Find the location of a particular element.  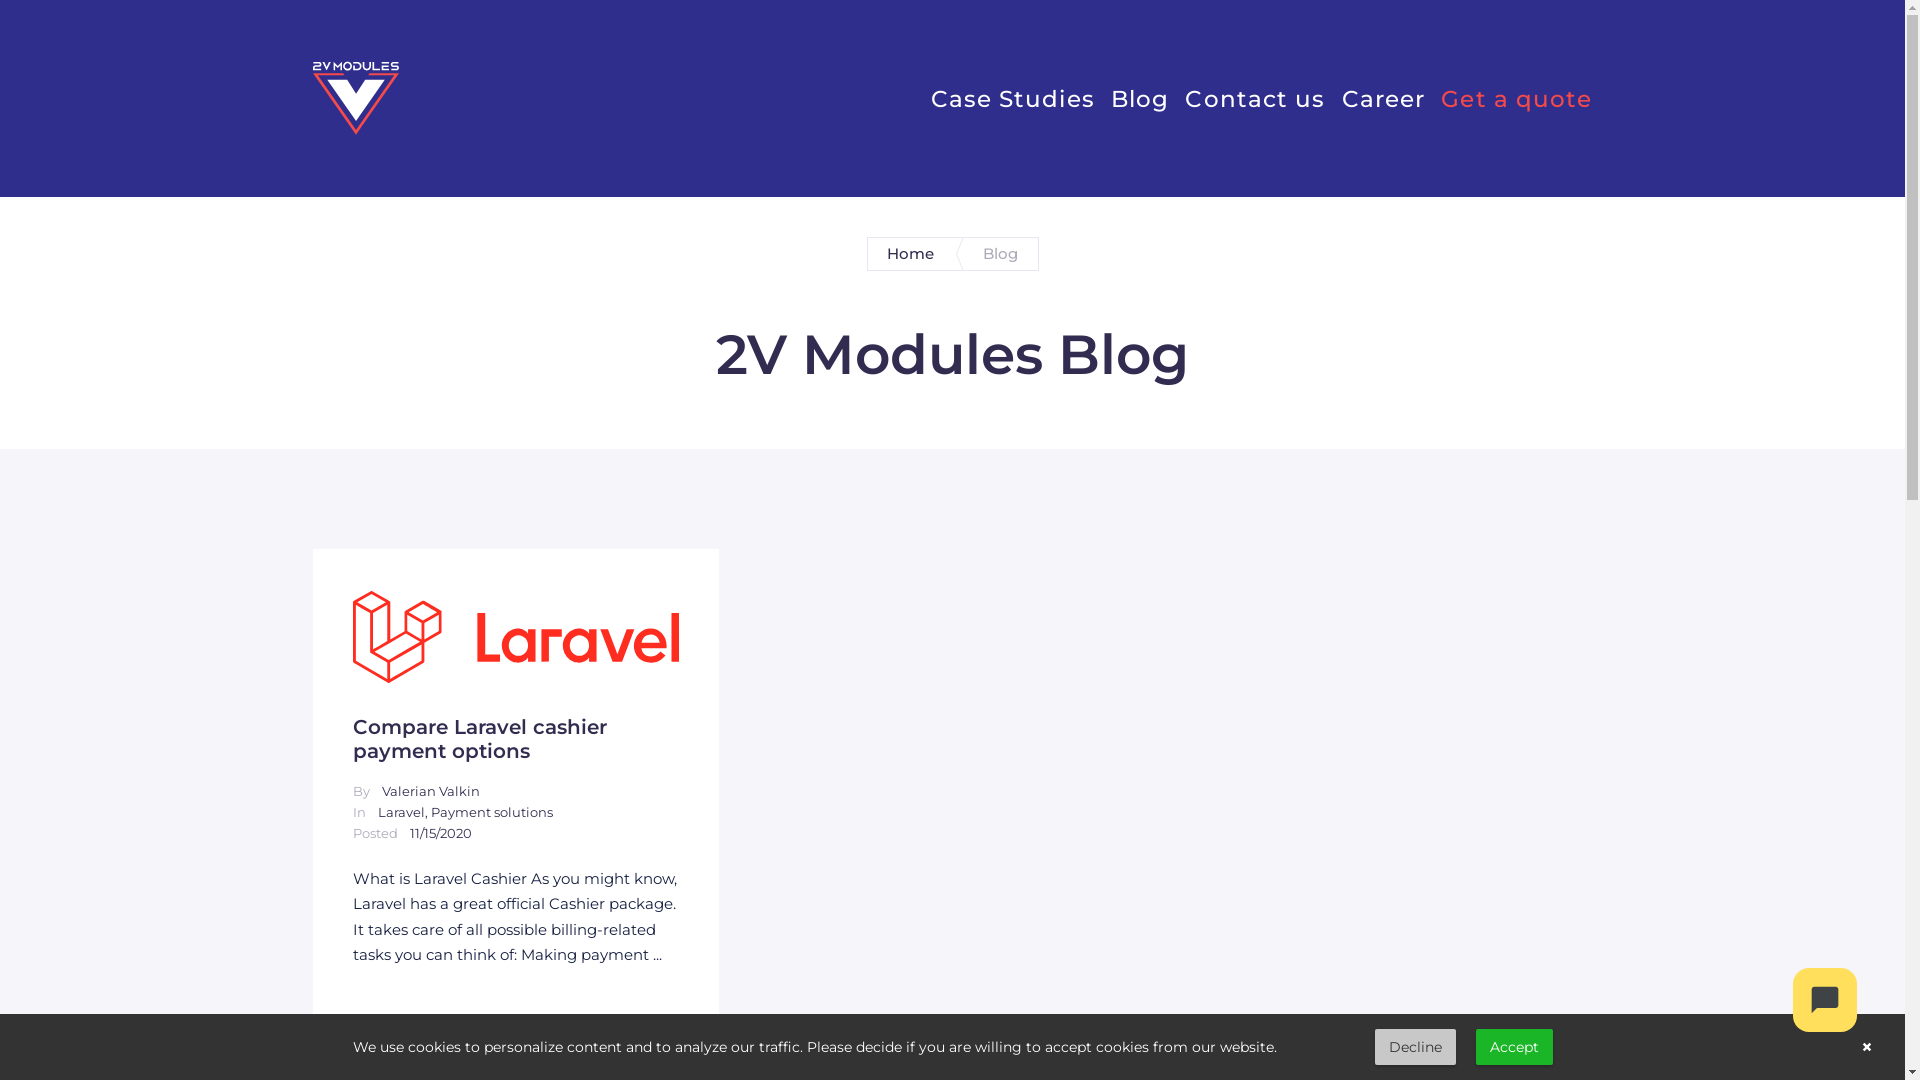

'Chatbot' is located at coordinates (1824, 999).